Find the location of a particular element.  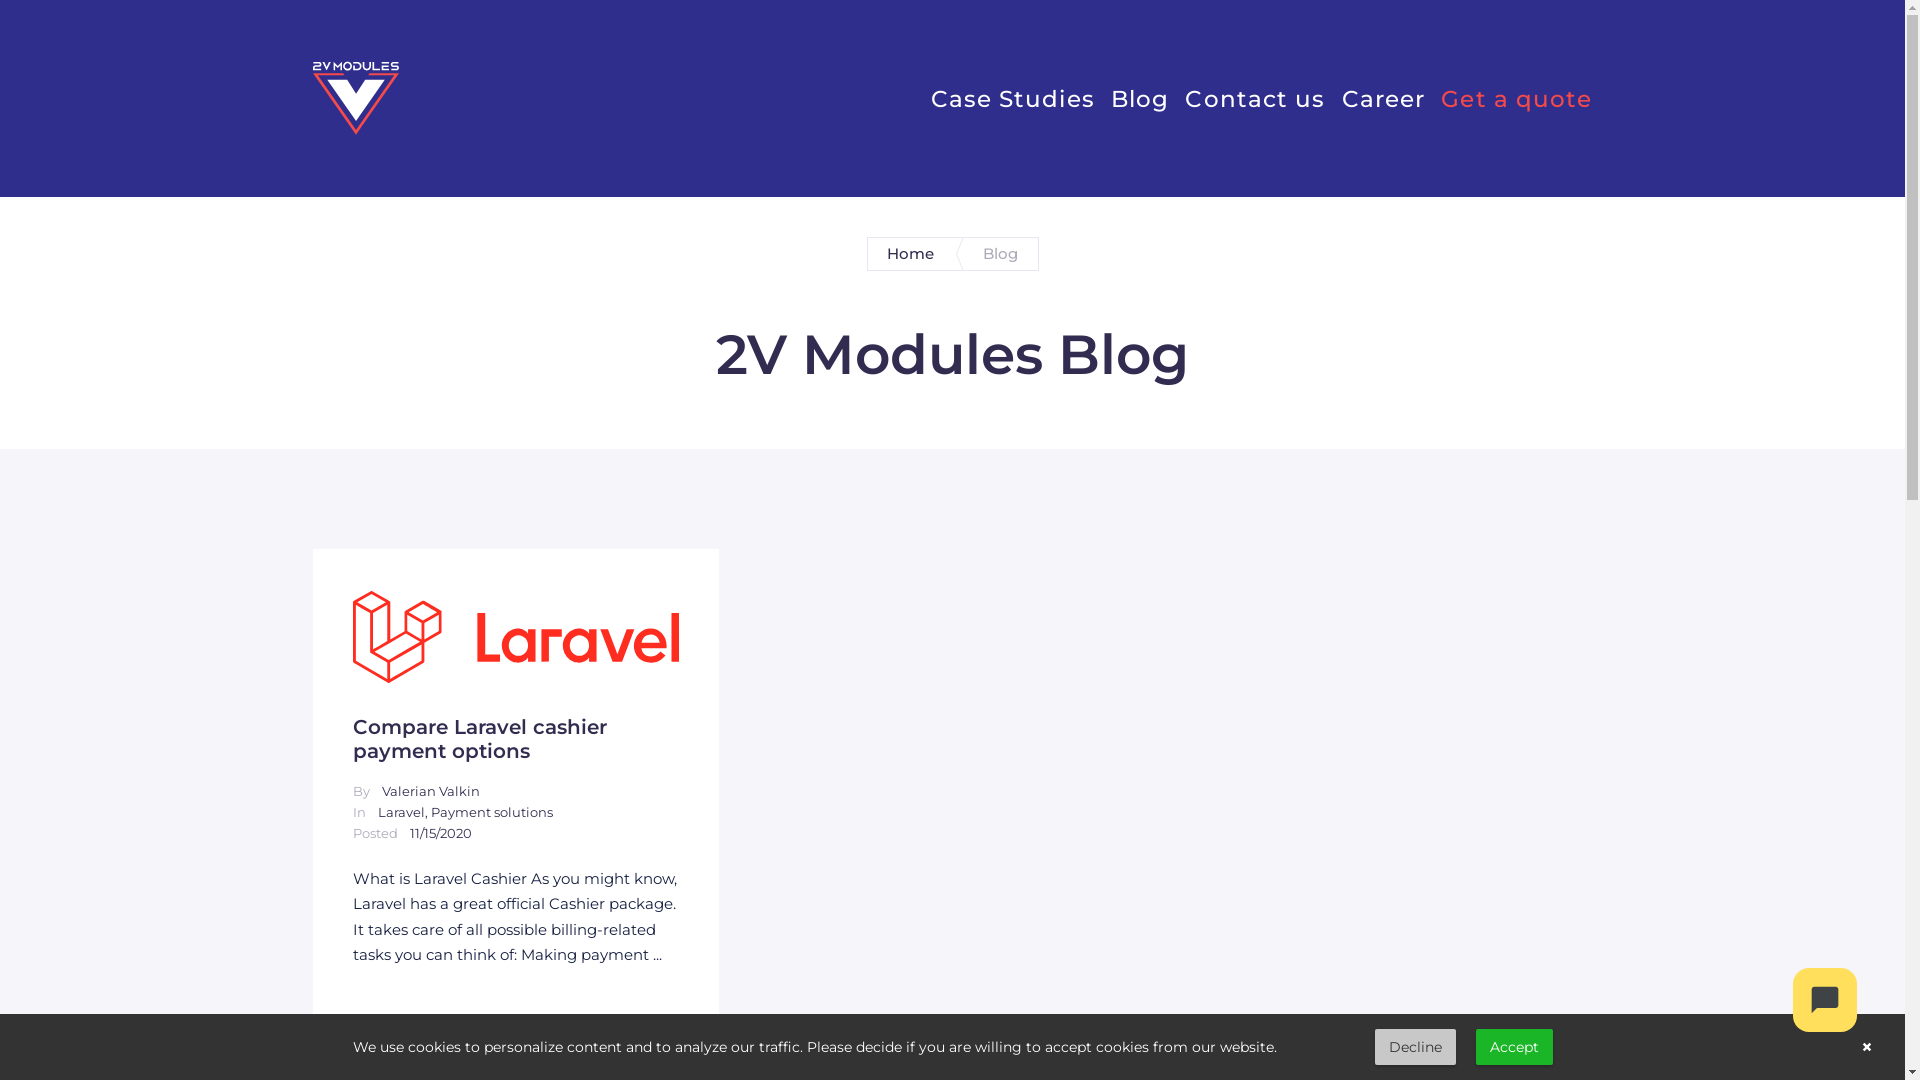

'Chatbot' is located at coordinates (1824, 999).